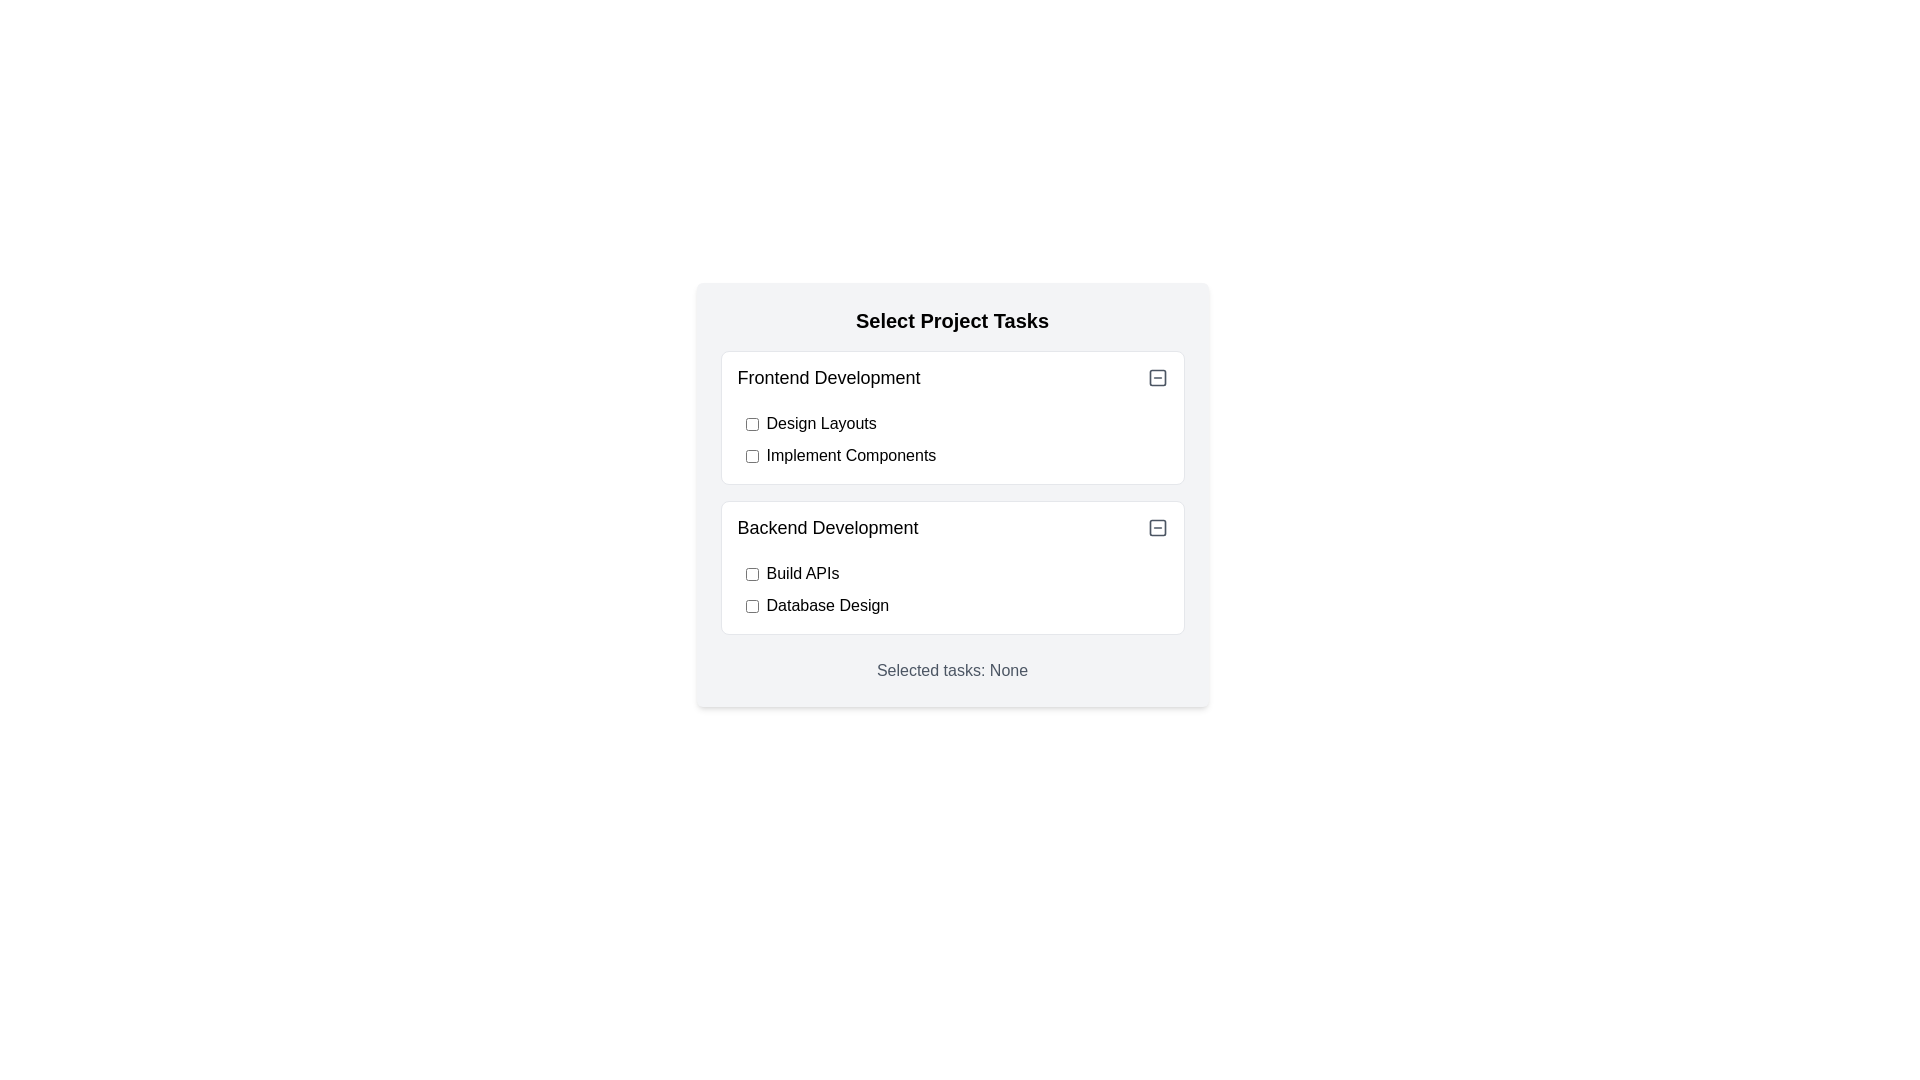  Describe the element at coordinates (1157, 527) in the screenshot. I see `the square-shaped graphical component with rounded corners that serves as the background for the minus icon in the 'Backend Development' section` at that location.